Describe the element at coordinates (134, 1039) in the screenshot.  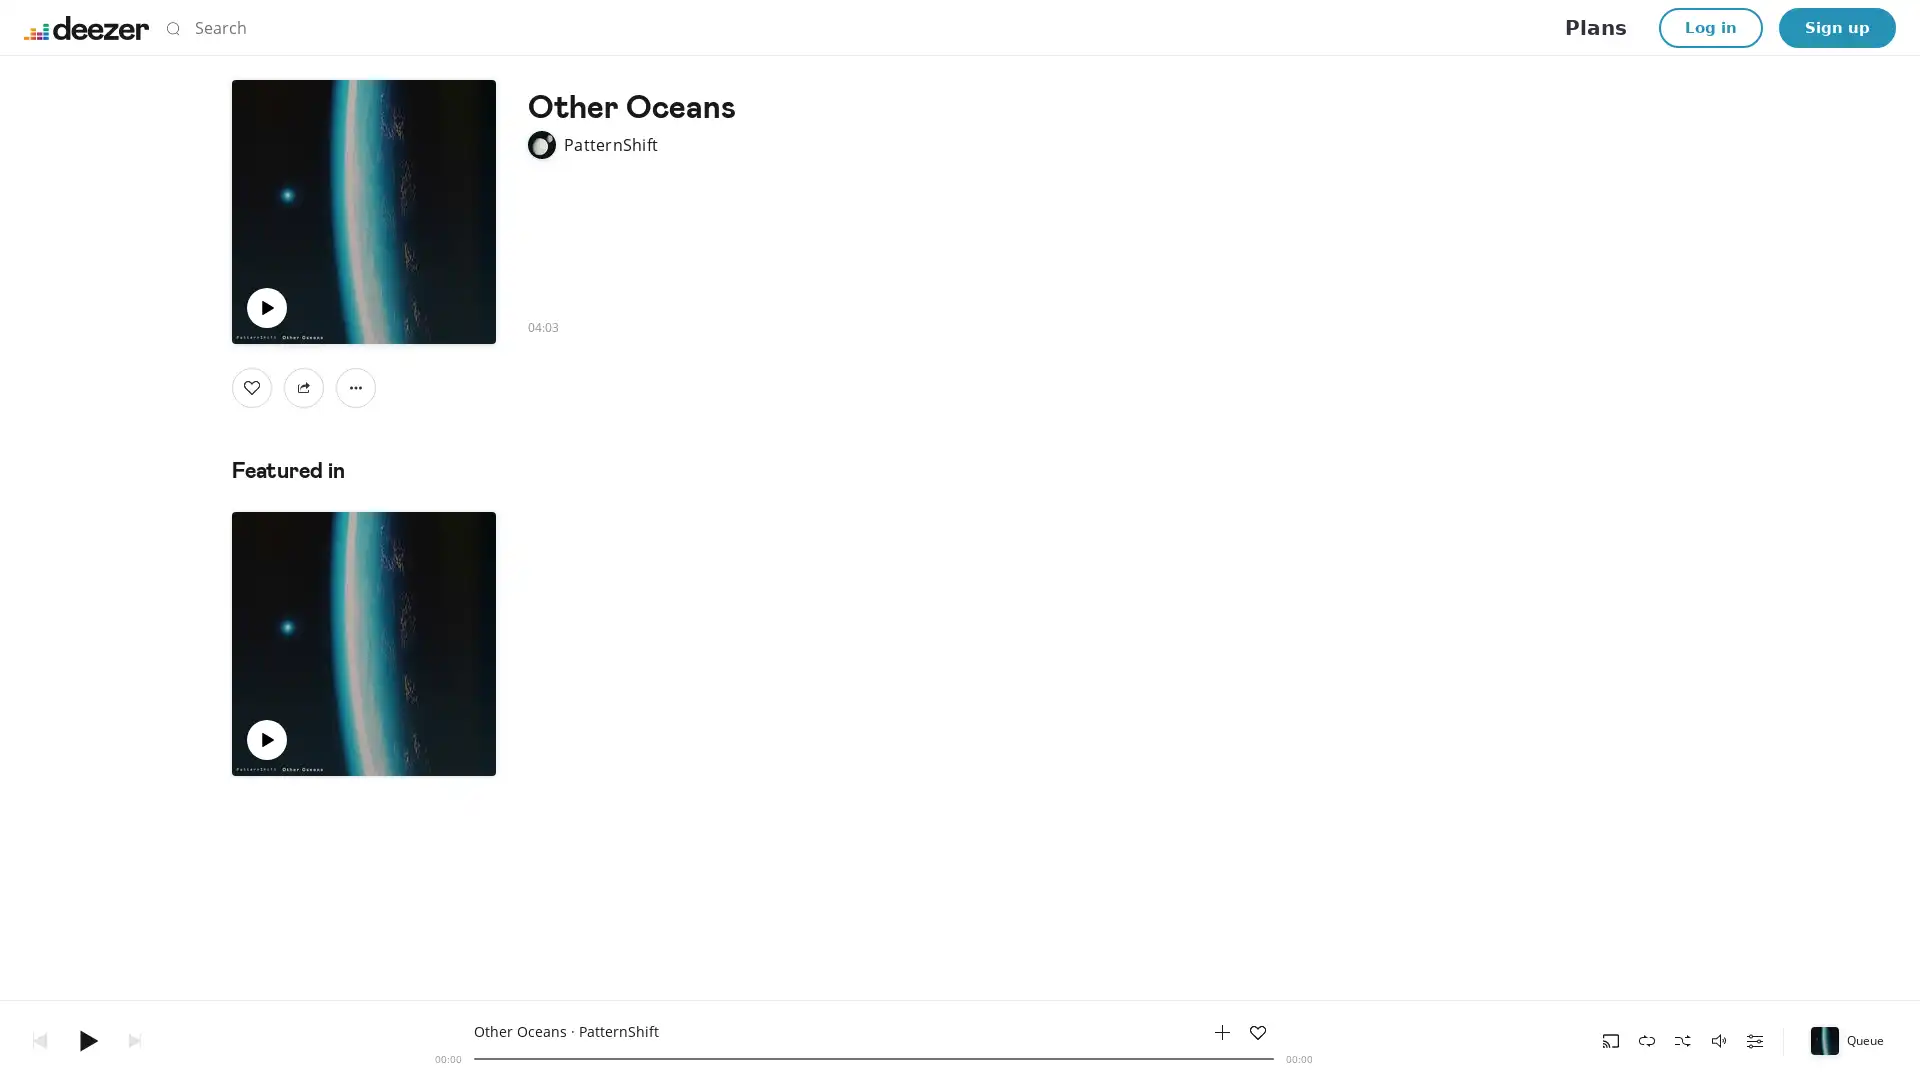
I see `Next` at that location.